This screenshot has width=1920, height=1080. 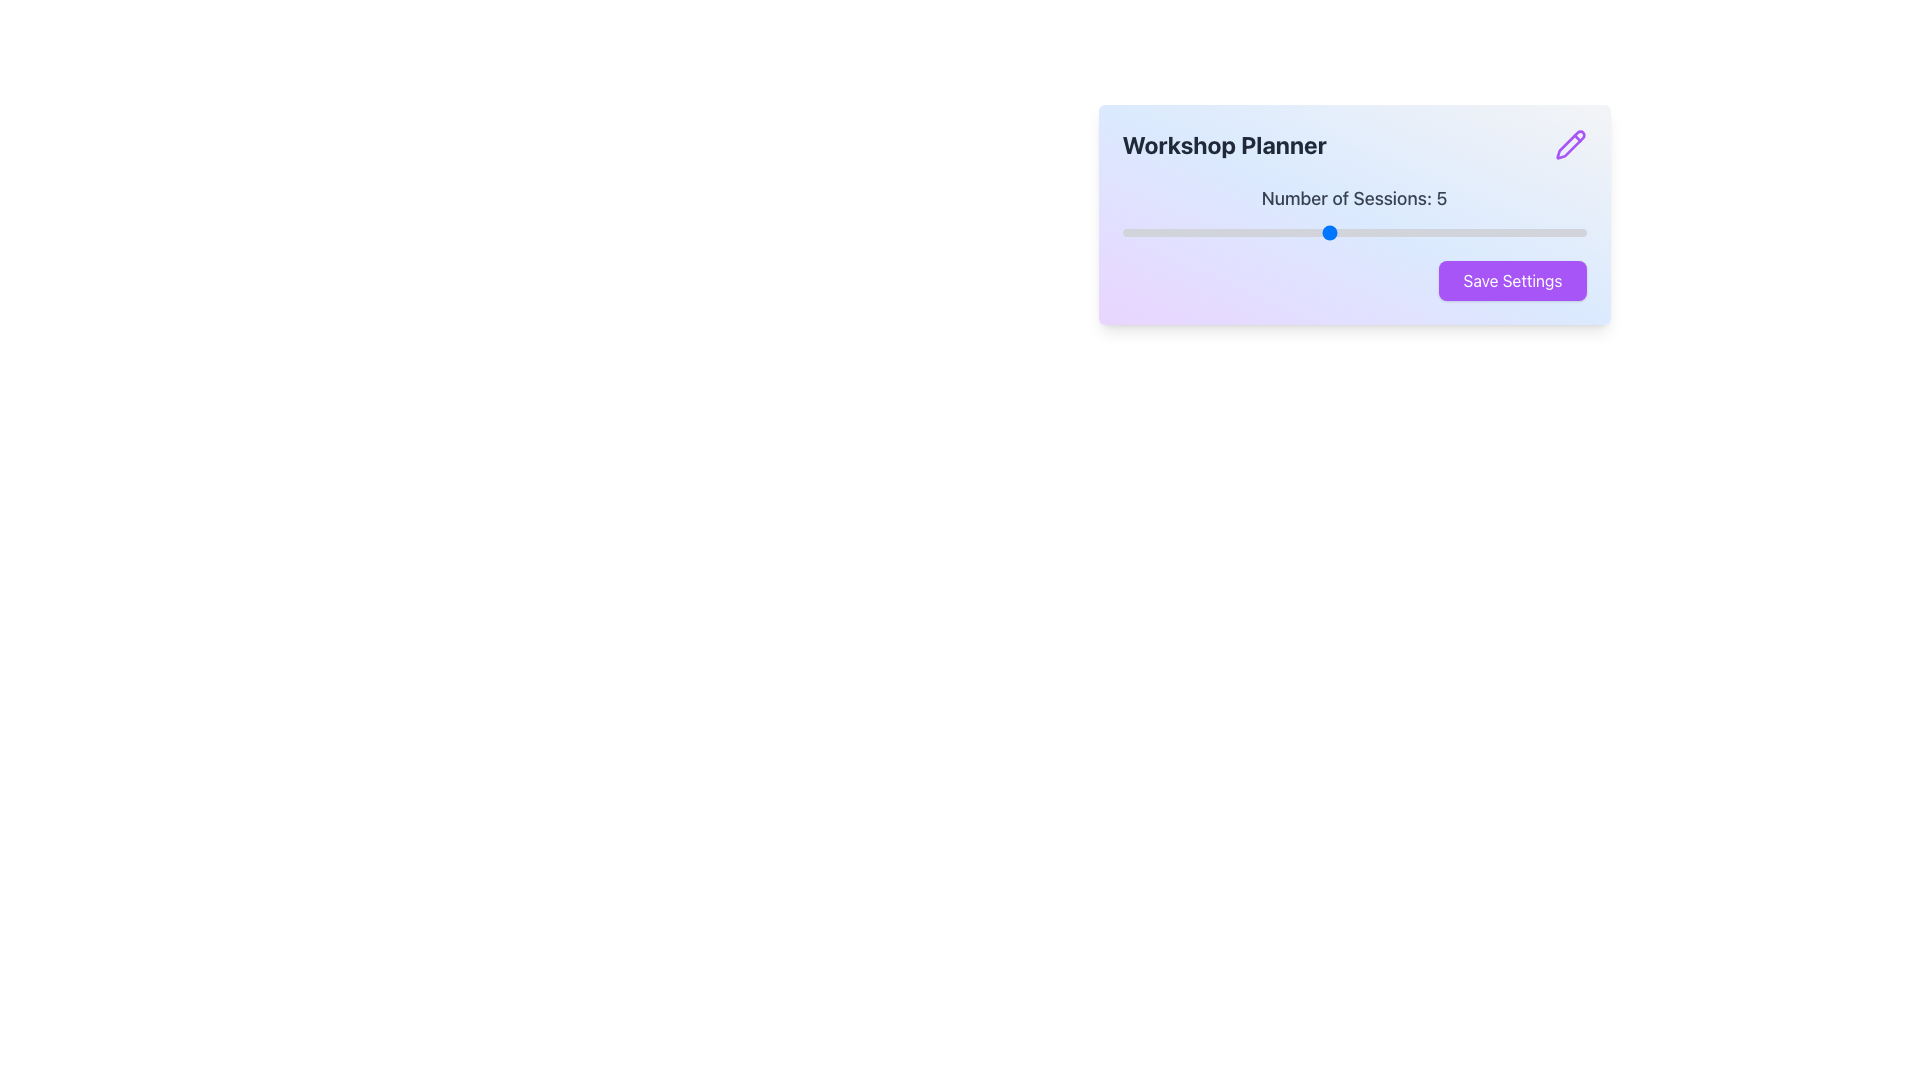 What do you see at coordinates (1430, 231) in the screenshot?
I see `the number of sessions` at bounding box center [1430, 231].